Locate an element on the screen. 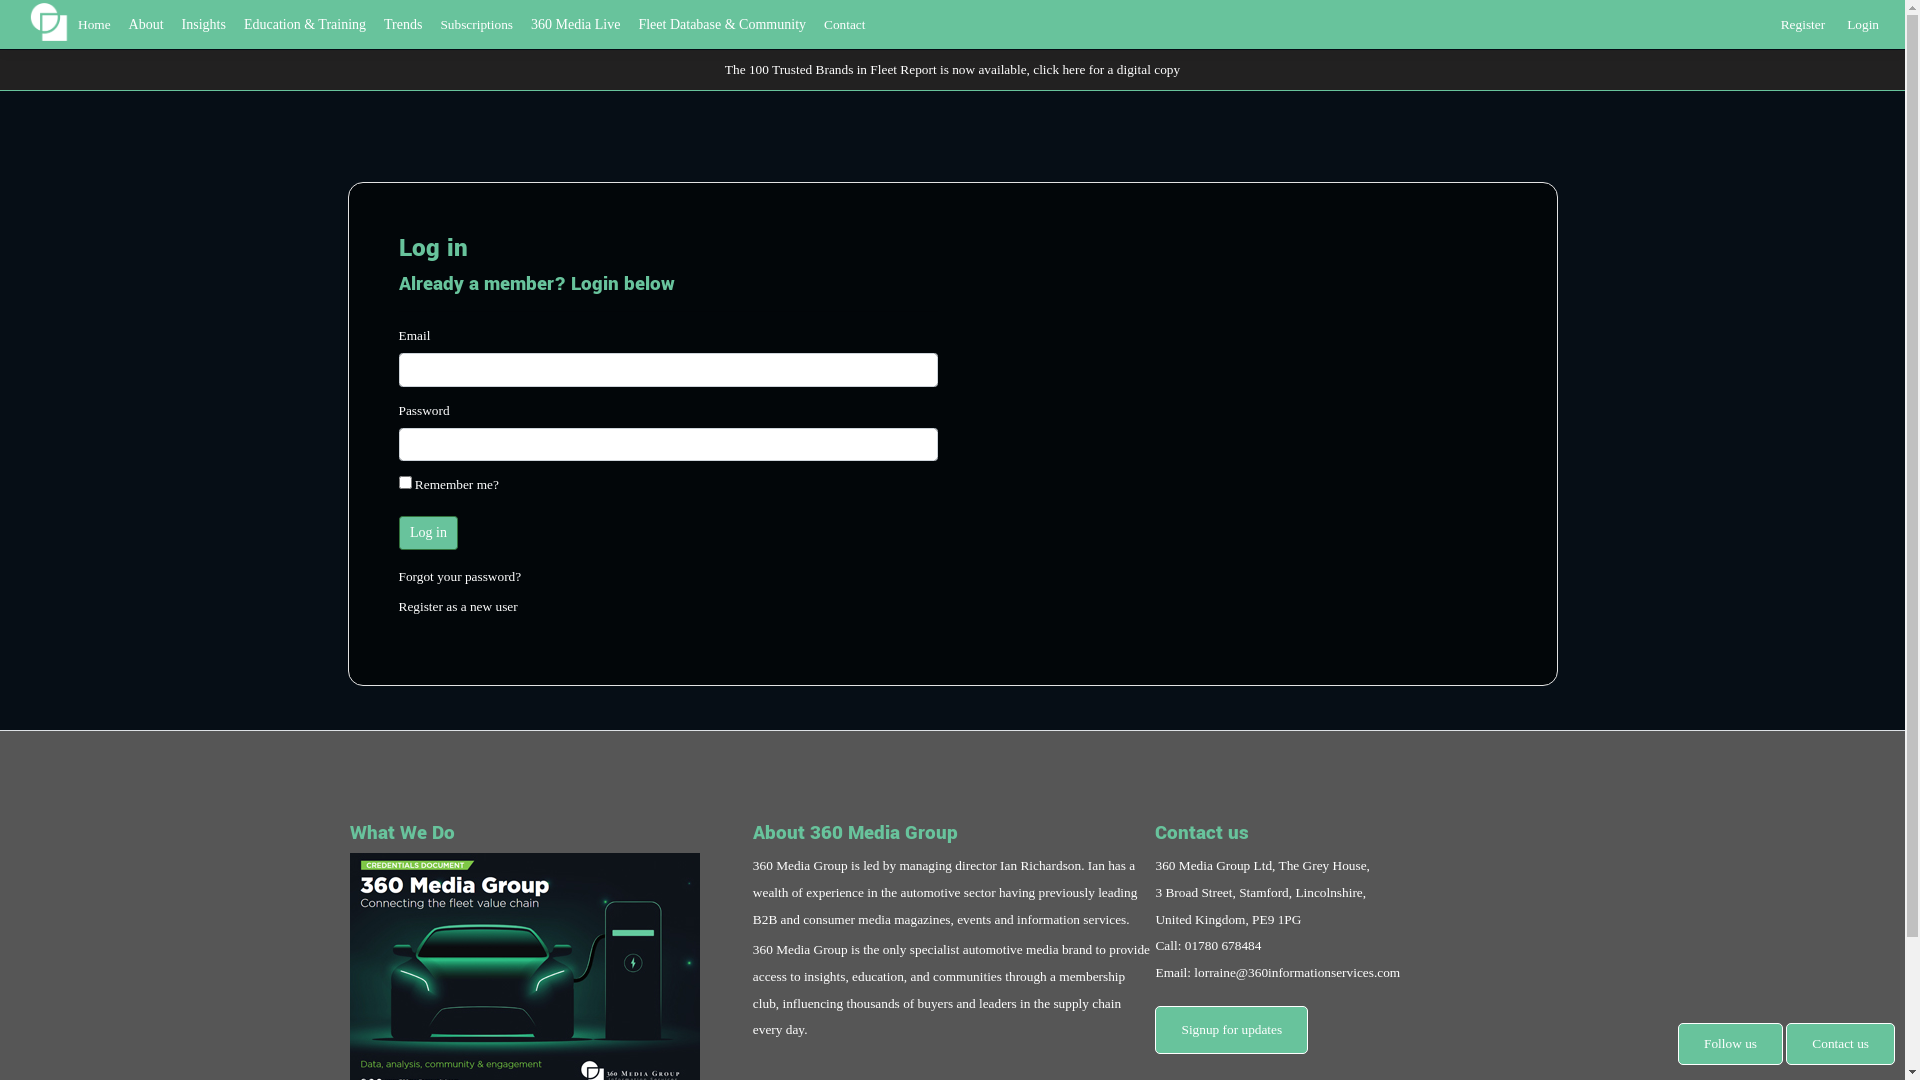 The width and height of the screenshot is (1920, 1080). 'Subscriptions' is located at coordinates (475, 24).